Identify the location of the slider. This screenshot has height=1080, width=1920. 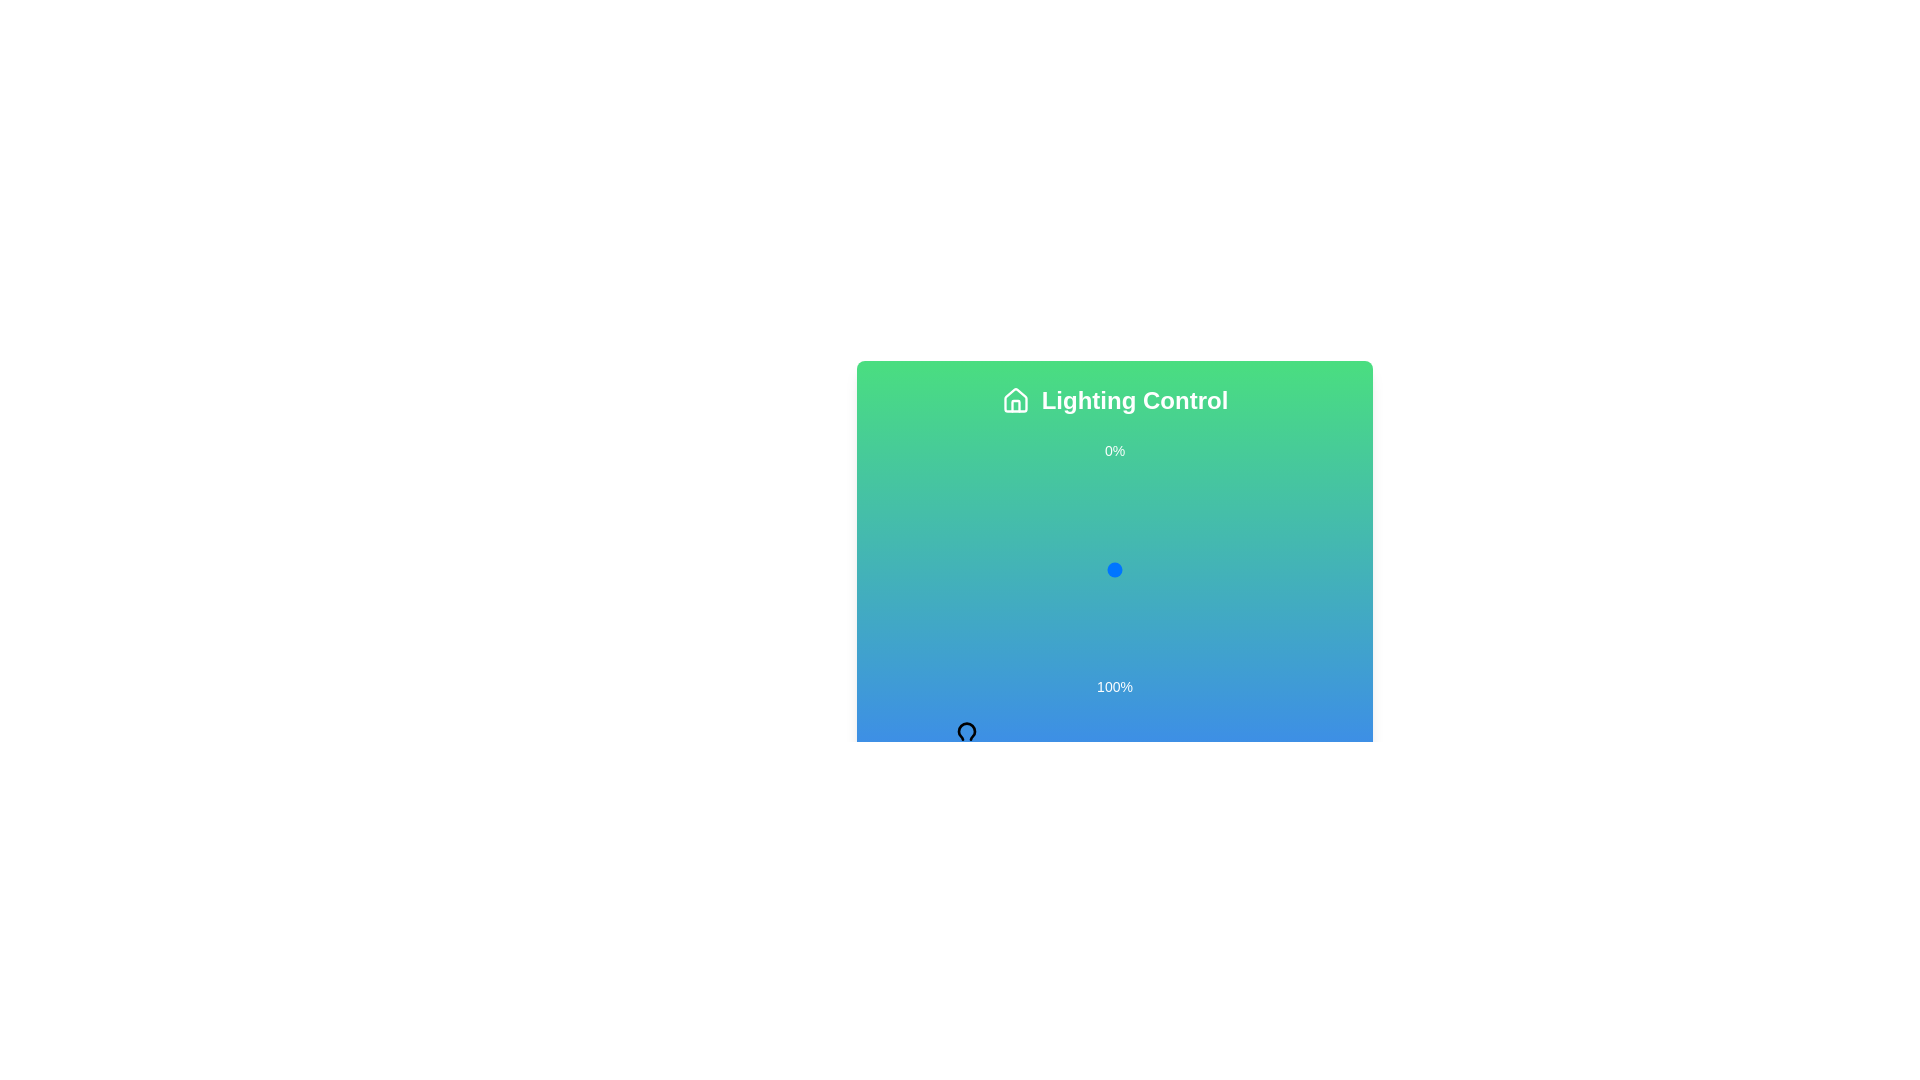
(1113, 567).